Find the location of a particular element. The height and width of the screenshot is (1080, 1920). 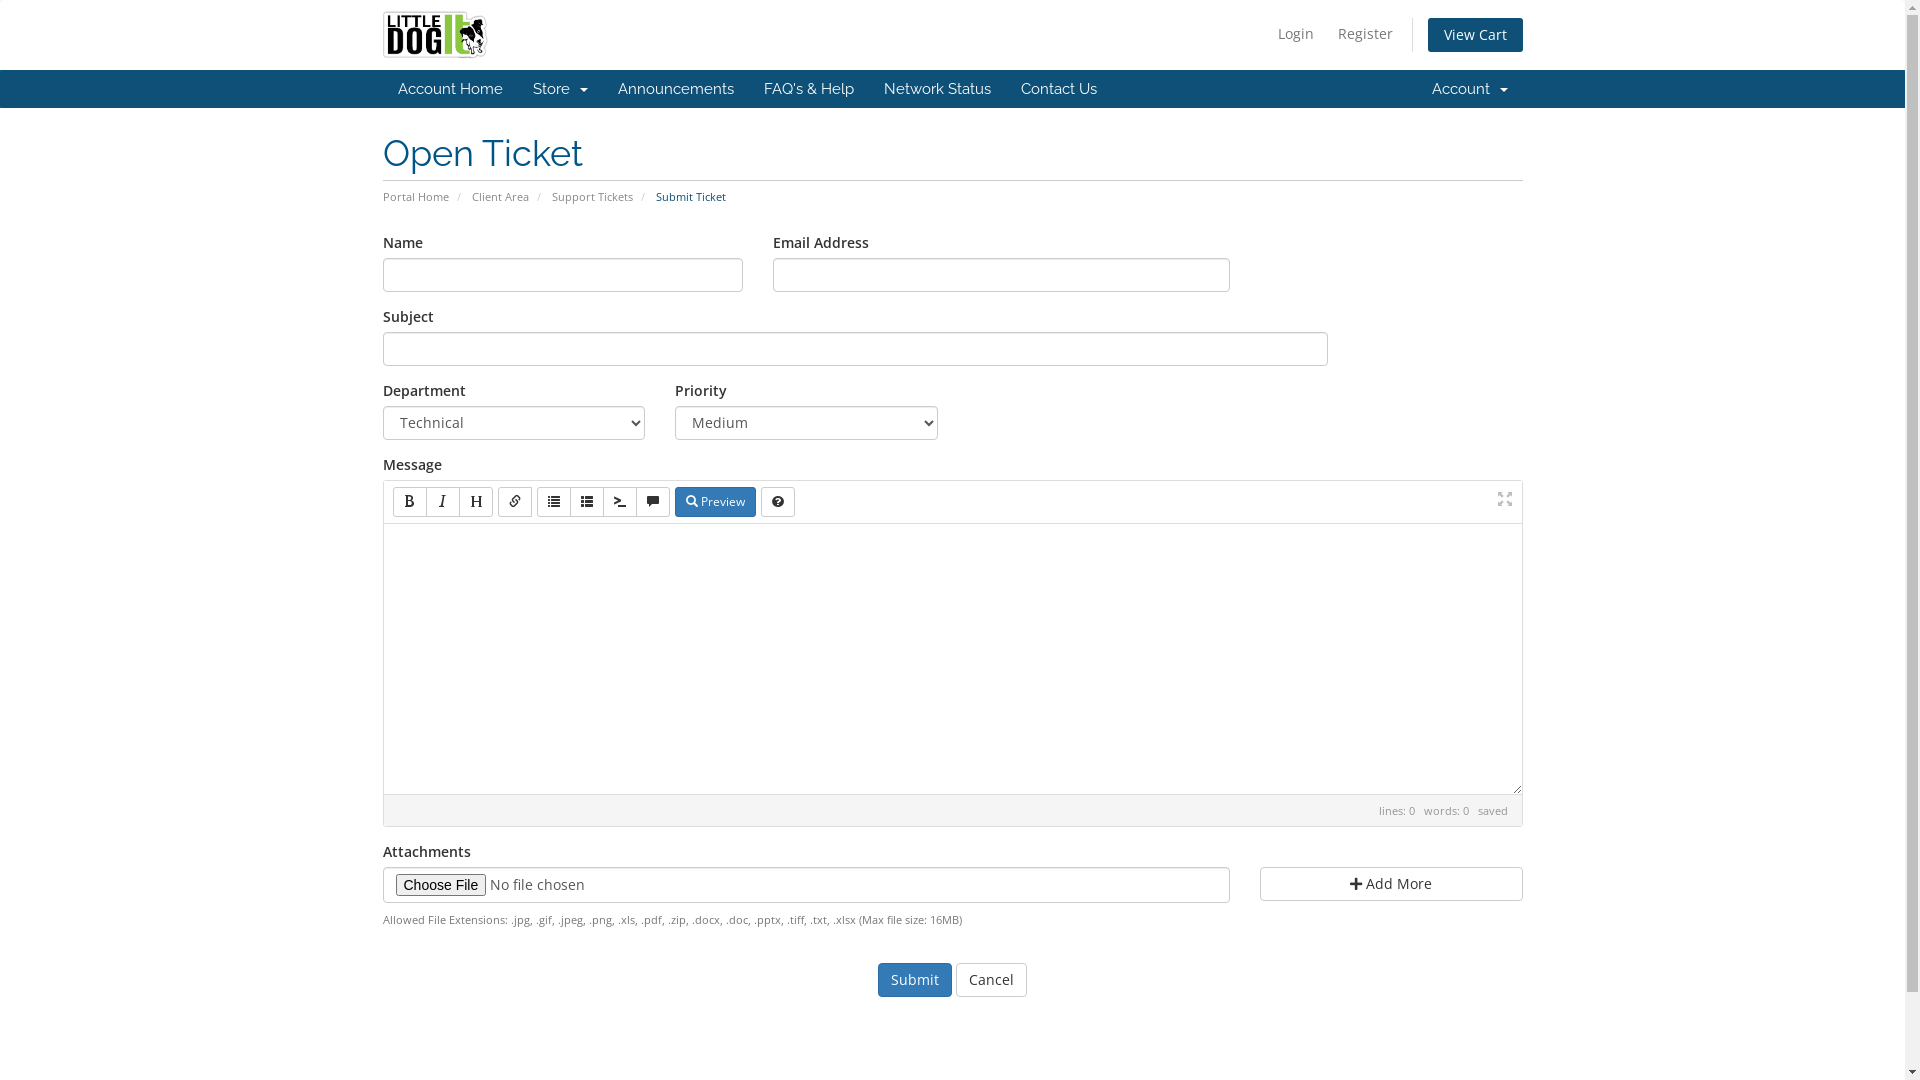

'Cancel' is located at coordinates (991, 978).